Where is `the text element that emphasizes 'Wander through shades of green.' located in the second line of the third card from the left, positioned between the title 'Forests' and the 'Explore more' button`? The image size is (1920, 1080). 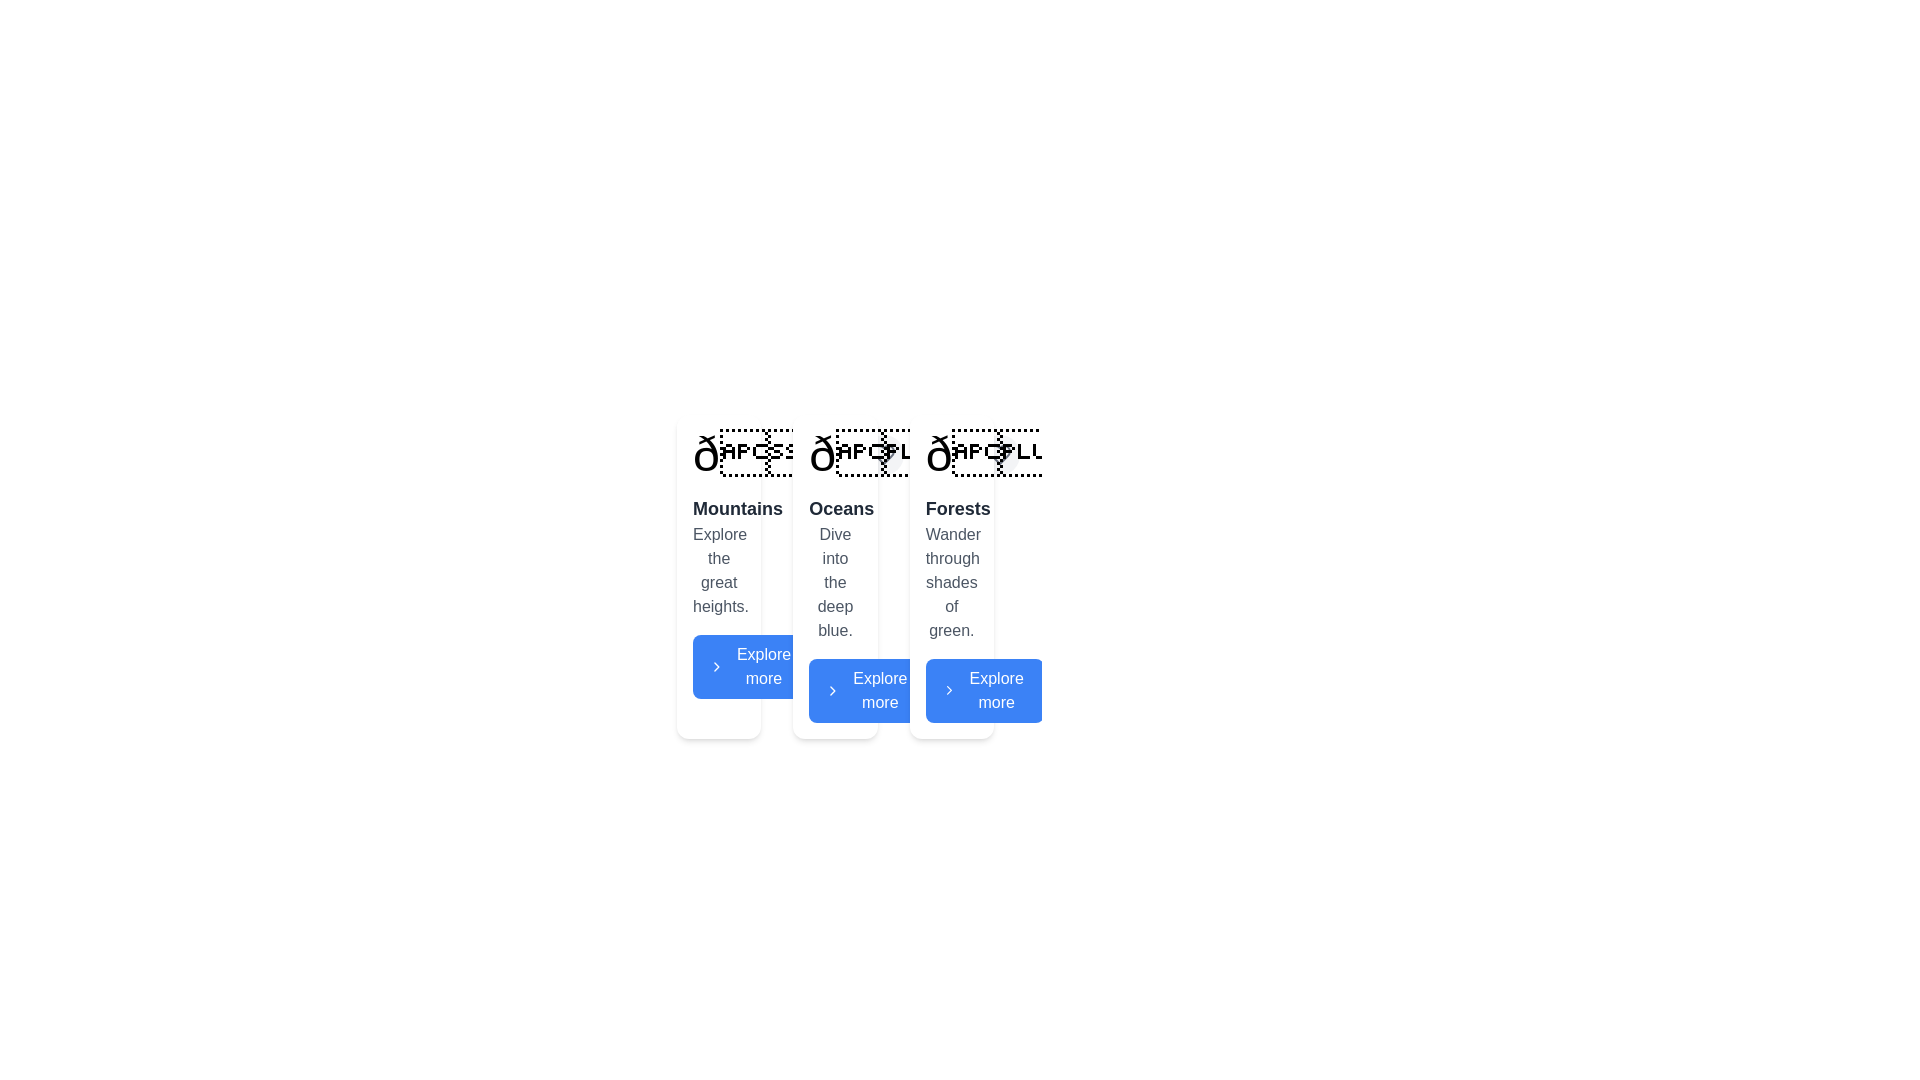 the text element that emphasizes 'Wander through shades of green.' located in the second line of the third card from the left, positioned between the title 'Forests' and the 'Explore more' button is located at coordinates (950, 582).